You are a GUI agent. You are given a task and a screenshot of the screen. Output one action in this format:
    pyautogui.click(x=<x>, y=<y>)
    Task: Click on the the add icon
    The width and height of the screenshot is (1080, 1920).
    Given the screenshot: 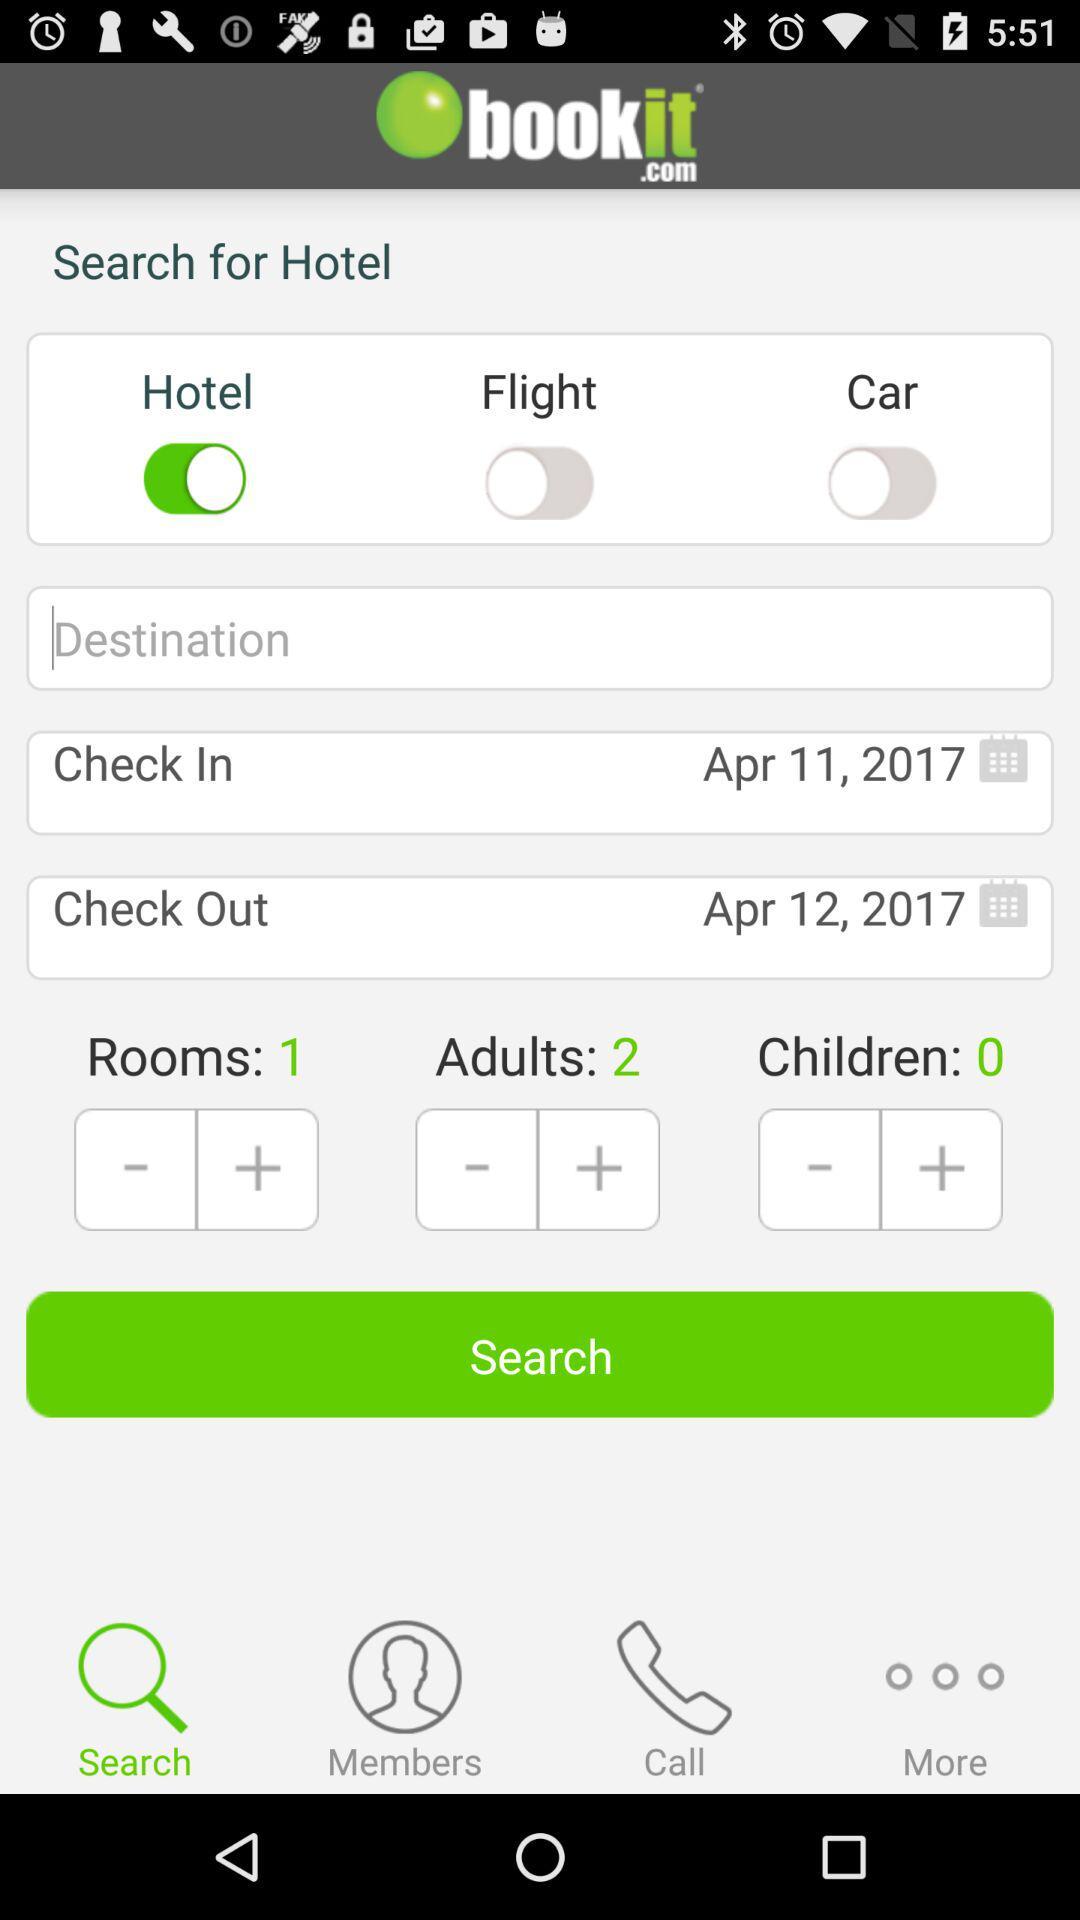 What is the action you would take?
    pyautogui.click(x=597, y=1250)
    